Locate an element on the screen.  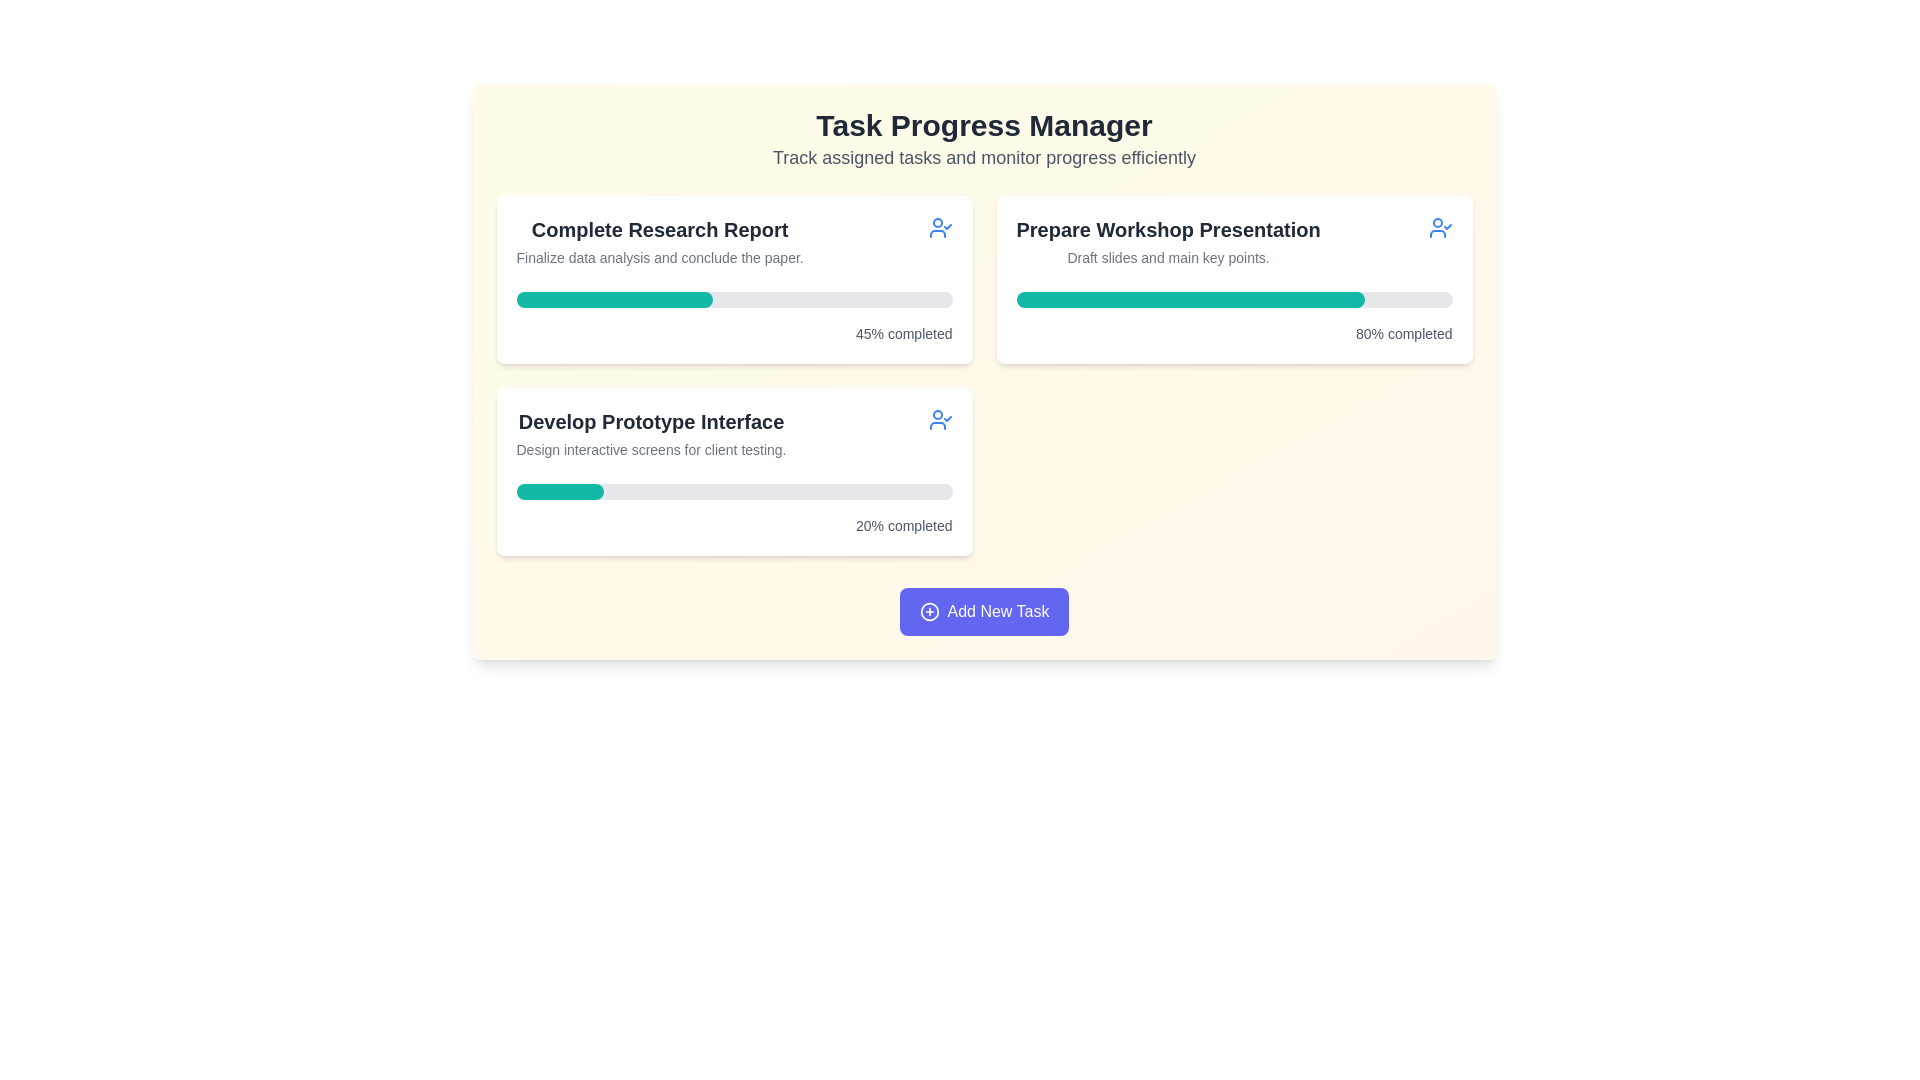
the circular icon with a plus sign, which is part of the 'Add New Task' button located at the bottom center of the interface to observe tooltip or styling changes is located at coordinates (928, 611).